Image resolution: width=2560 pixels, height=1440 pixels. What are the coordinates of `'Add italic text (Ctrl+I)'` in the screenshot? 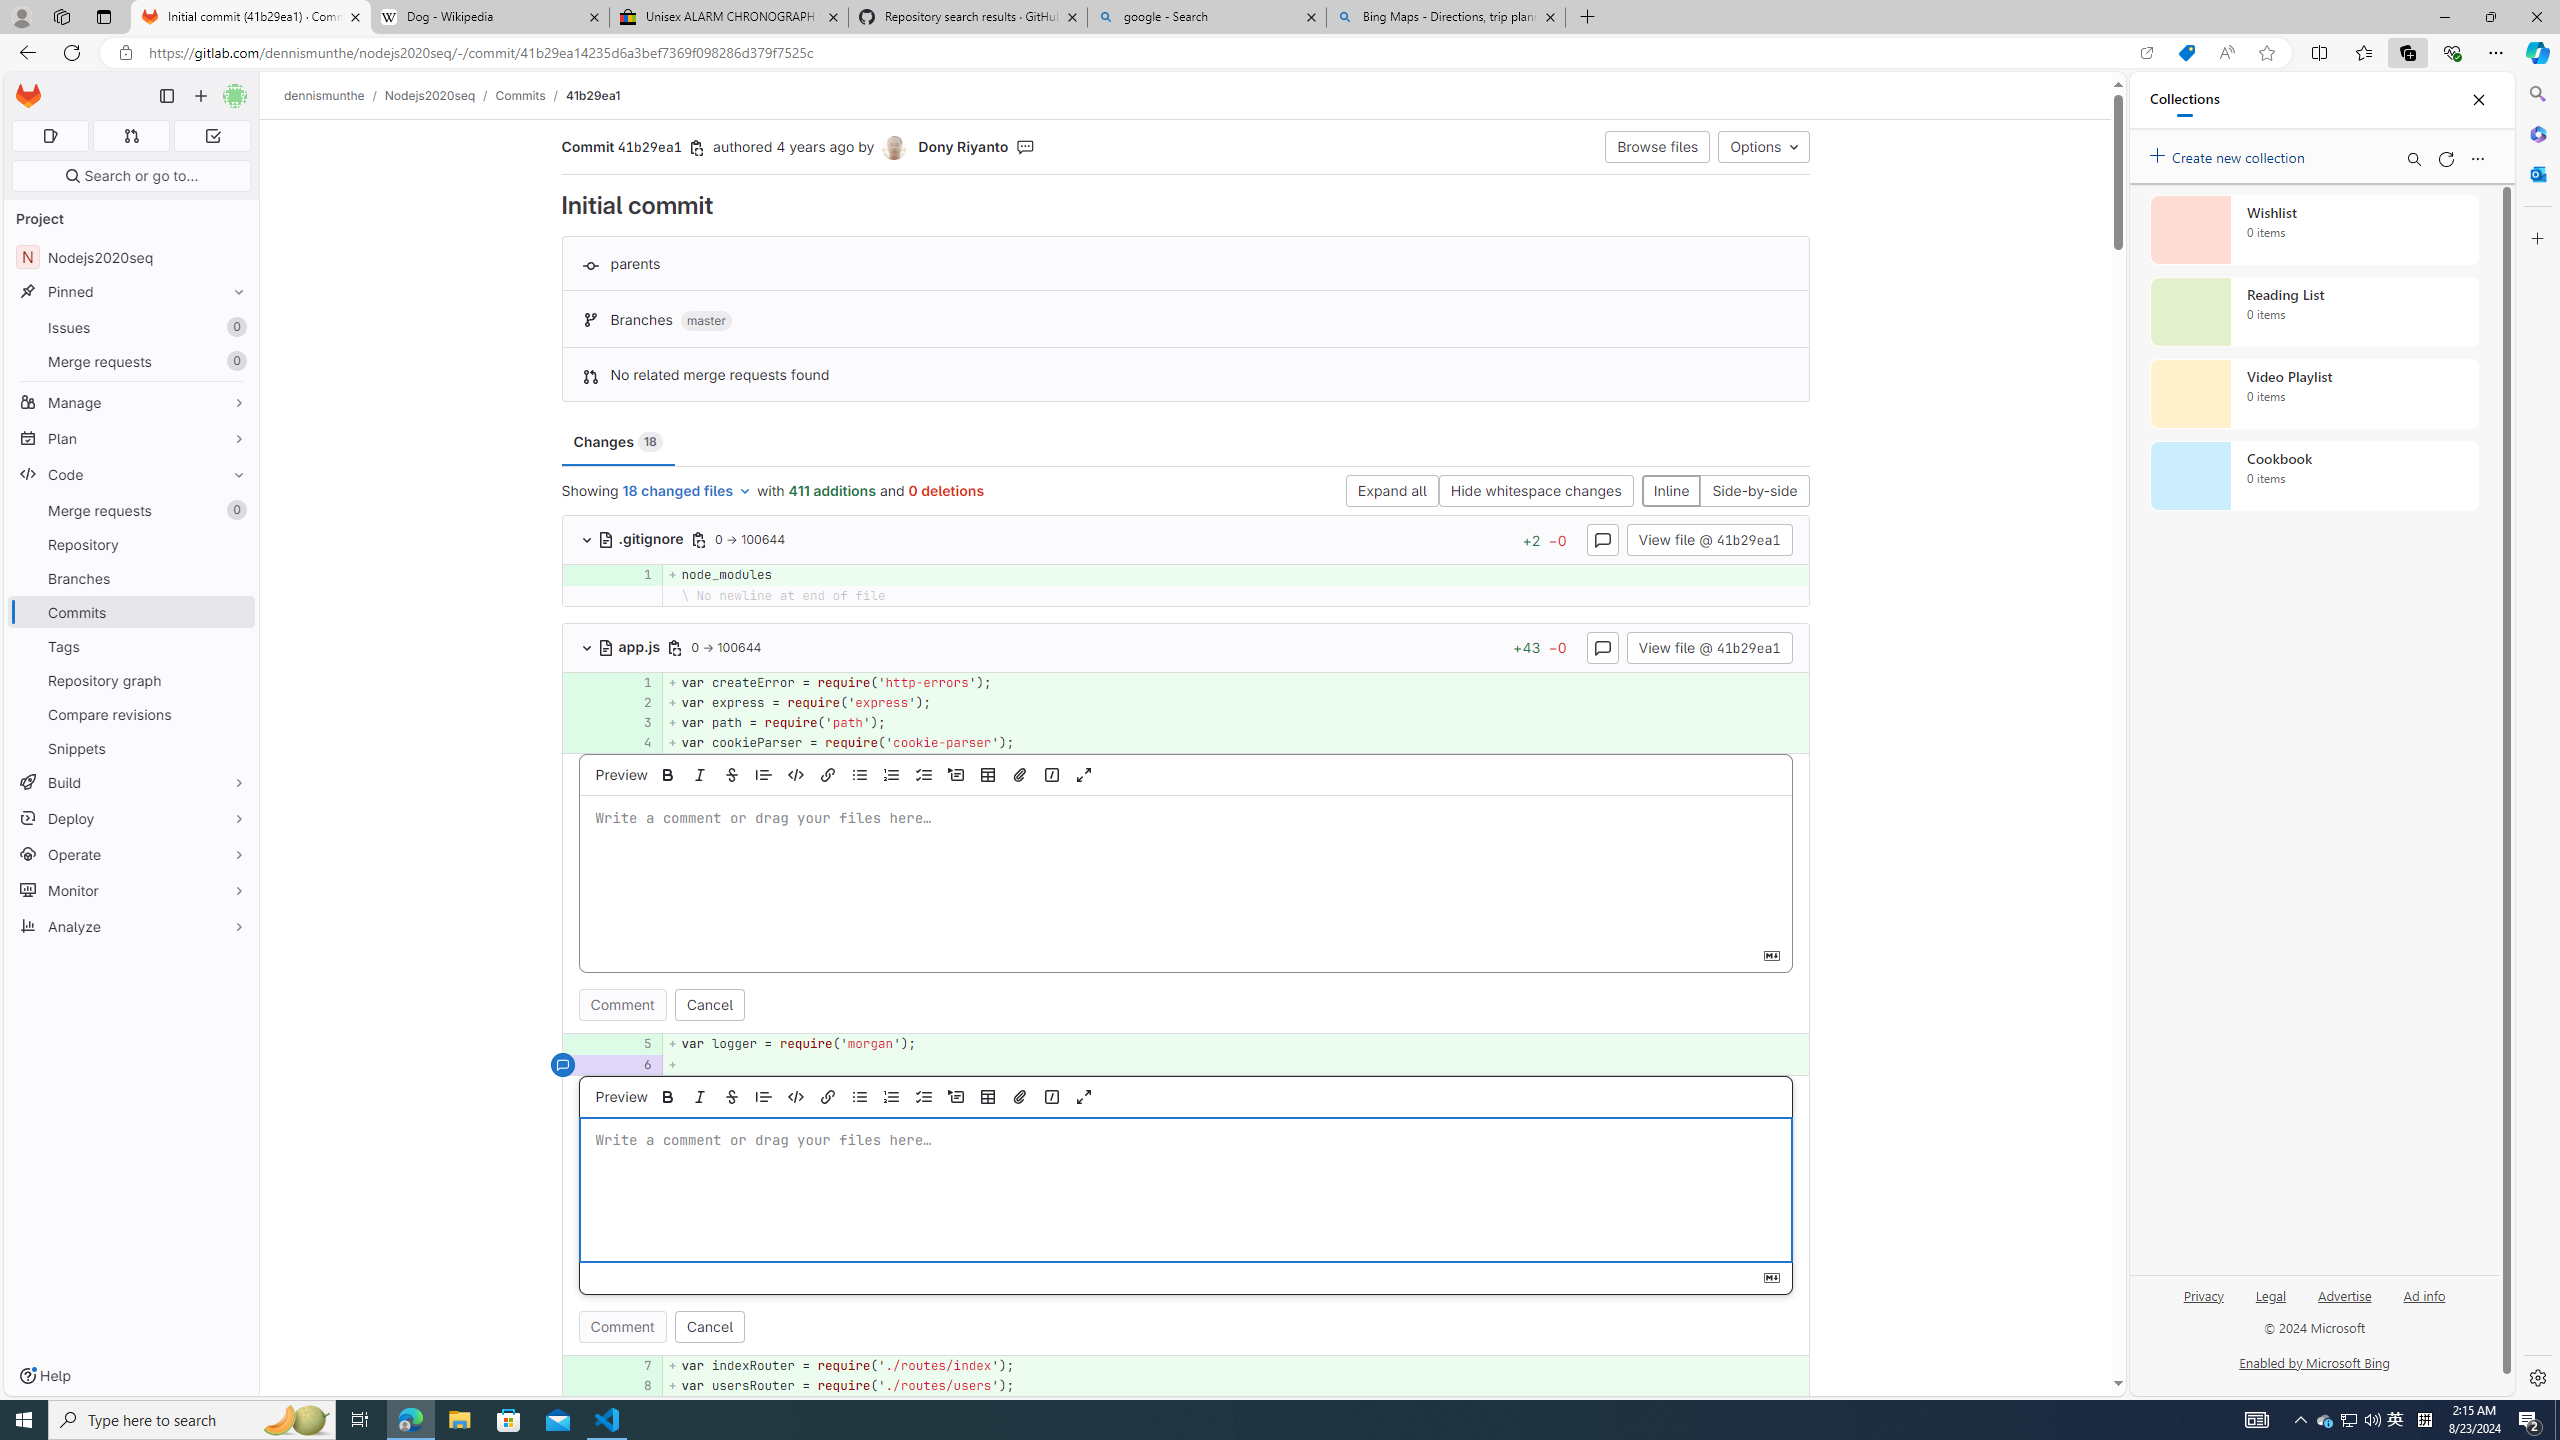 It's located at (700, 1095).